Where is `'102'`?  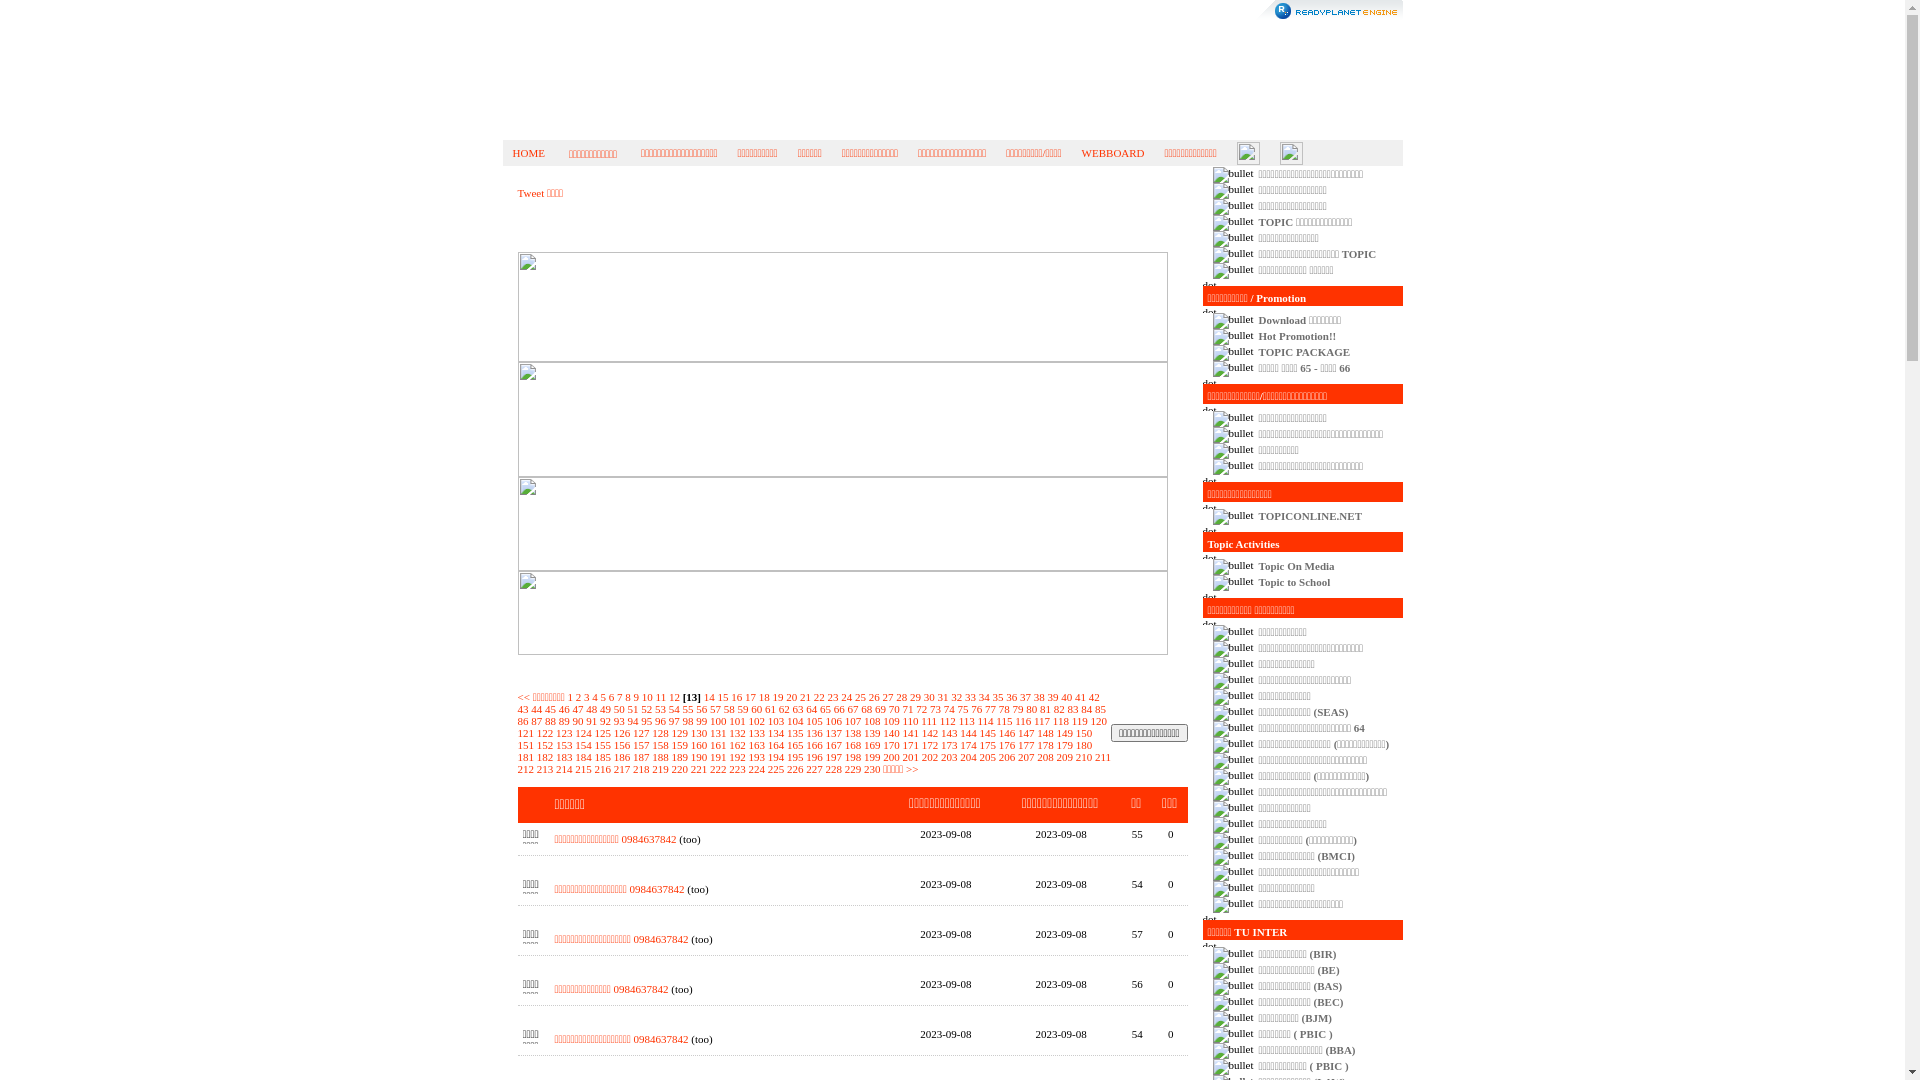
'102' is located at coordinates (755, 721).